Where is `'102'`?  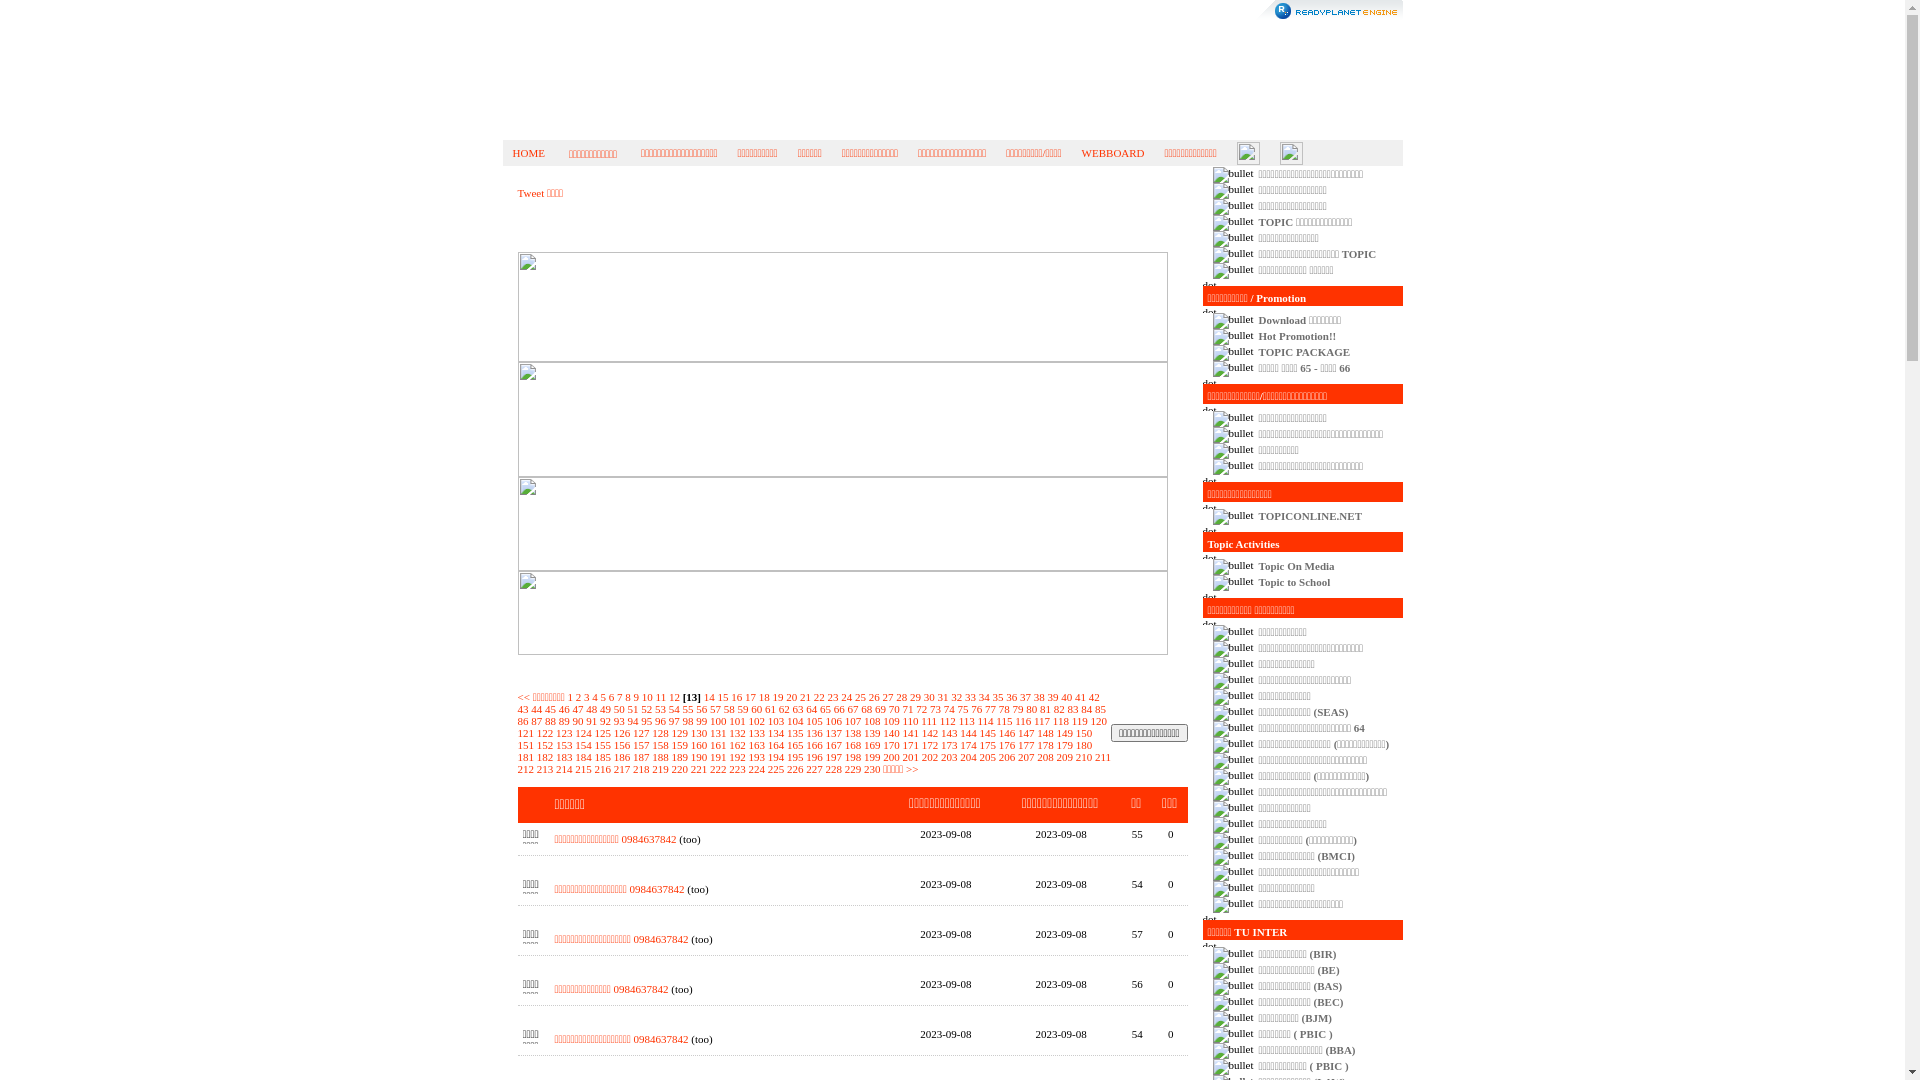
'102' is located at coordinates (755, 721).